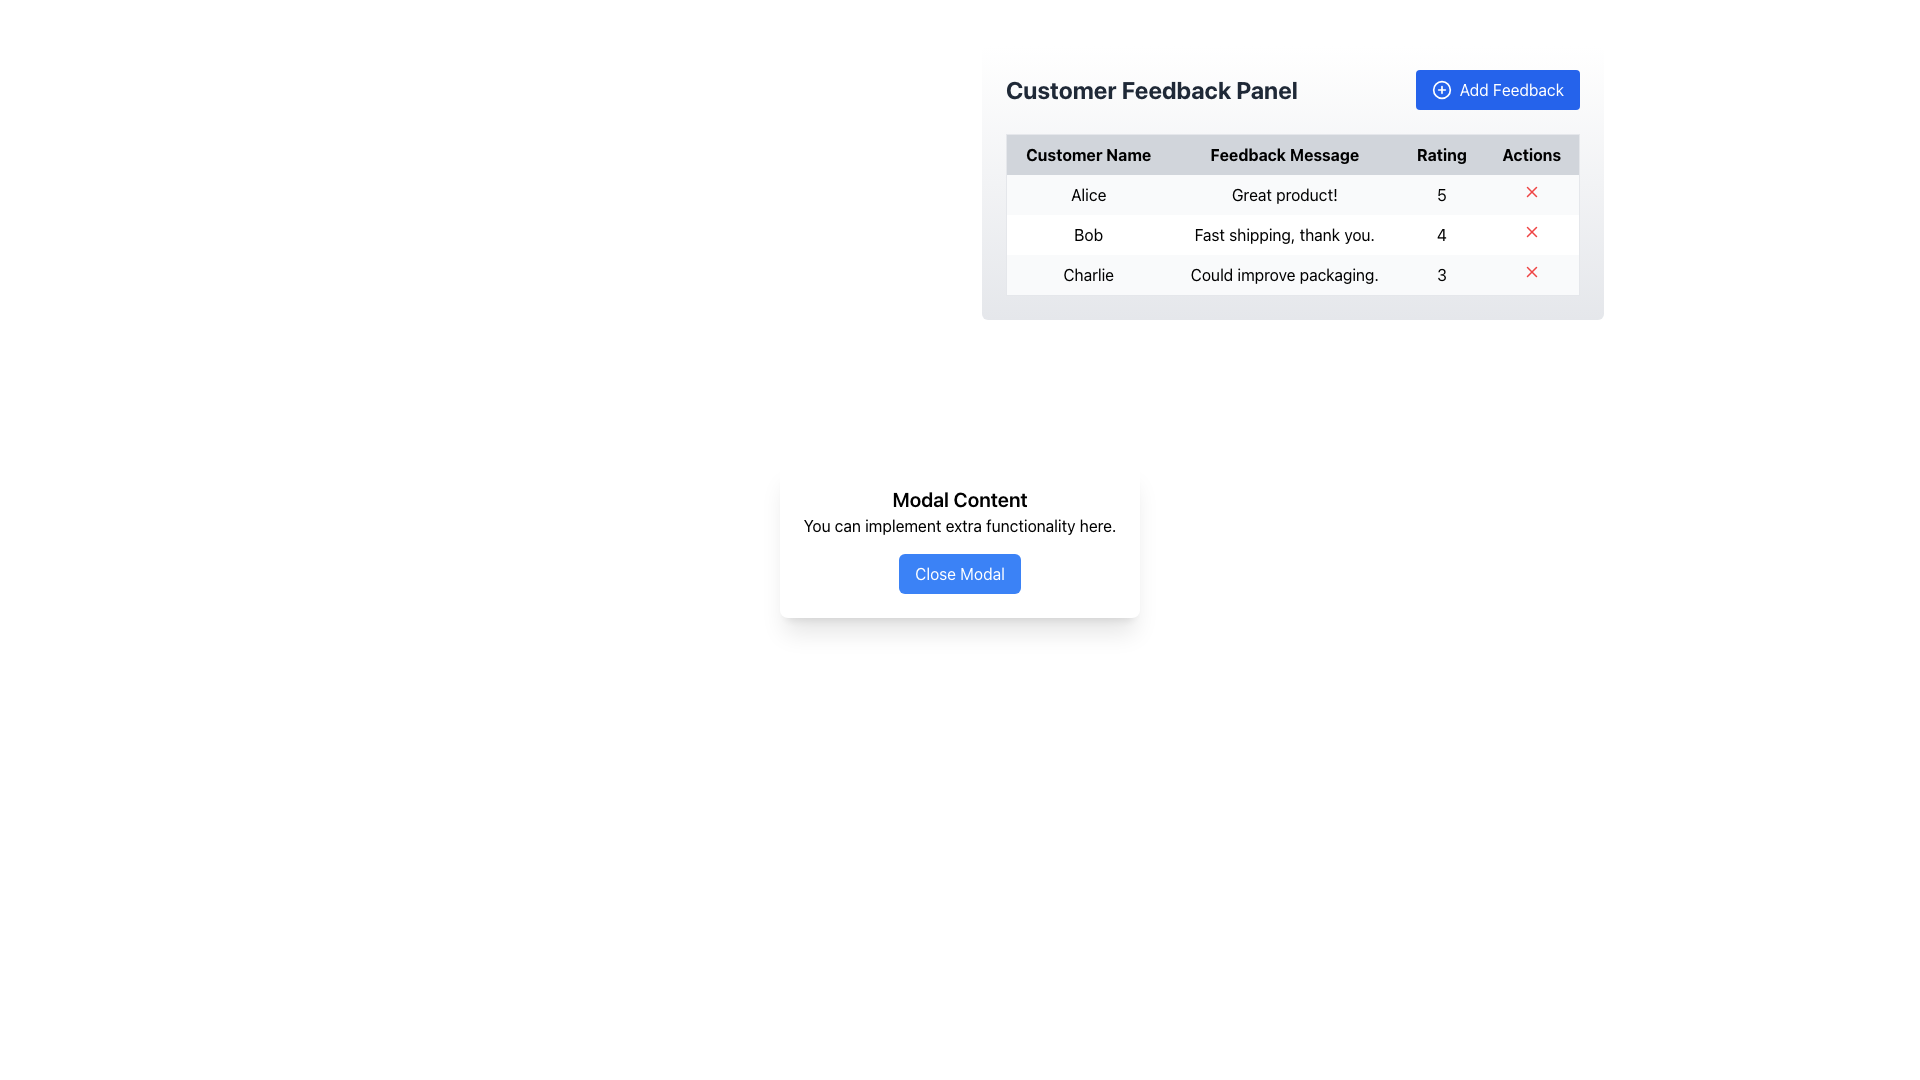  What do you see at coordinates (1284, 275) in the screenshot?
I see `the static text field that conveys feedback from user 'Charlie' about improving packaging, located in the third row of the feedback table under the 'Feedback Message' column` at bounding box center [1284, 275].